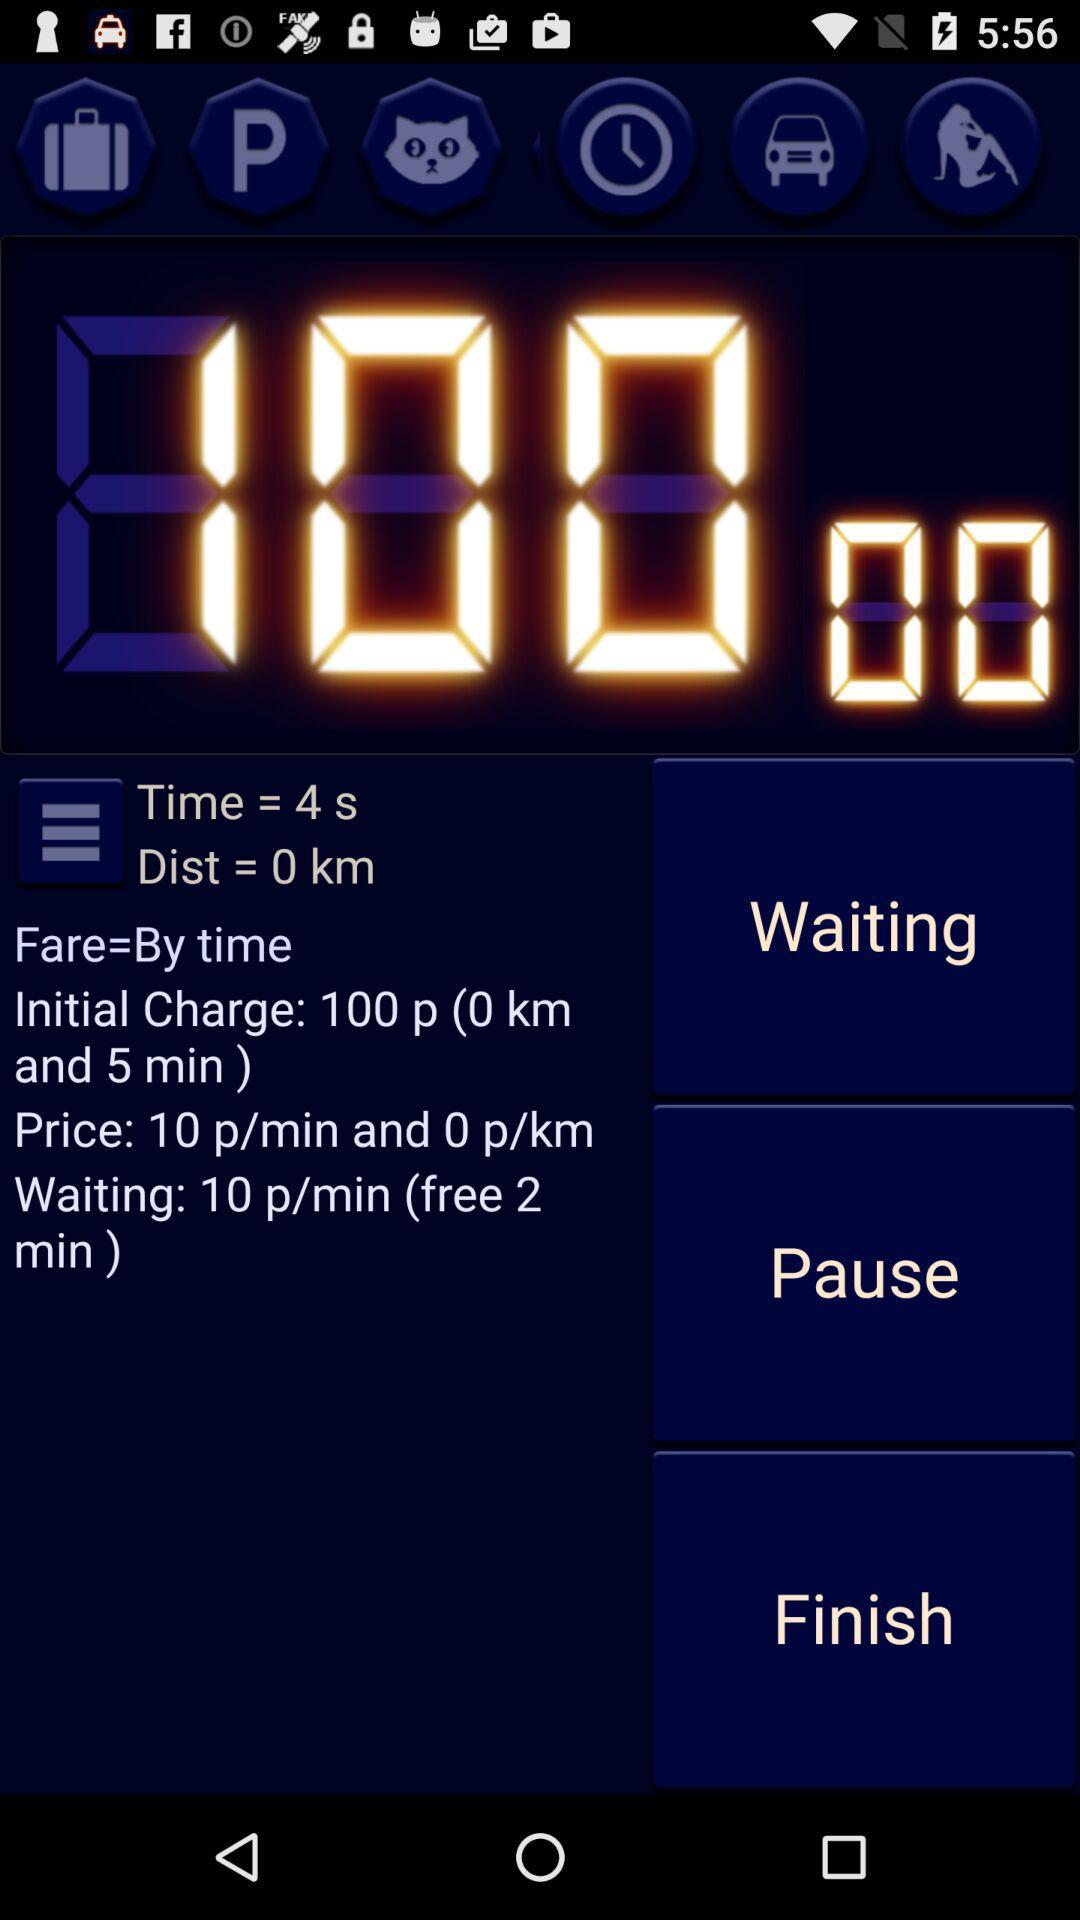  I want to click on driving, so click(797, 148).